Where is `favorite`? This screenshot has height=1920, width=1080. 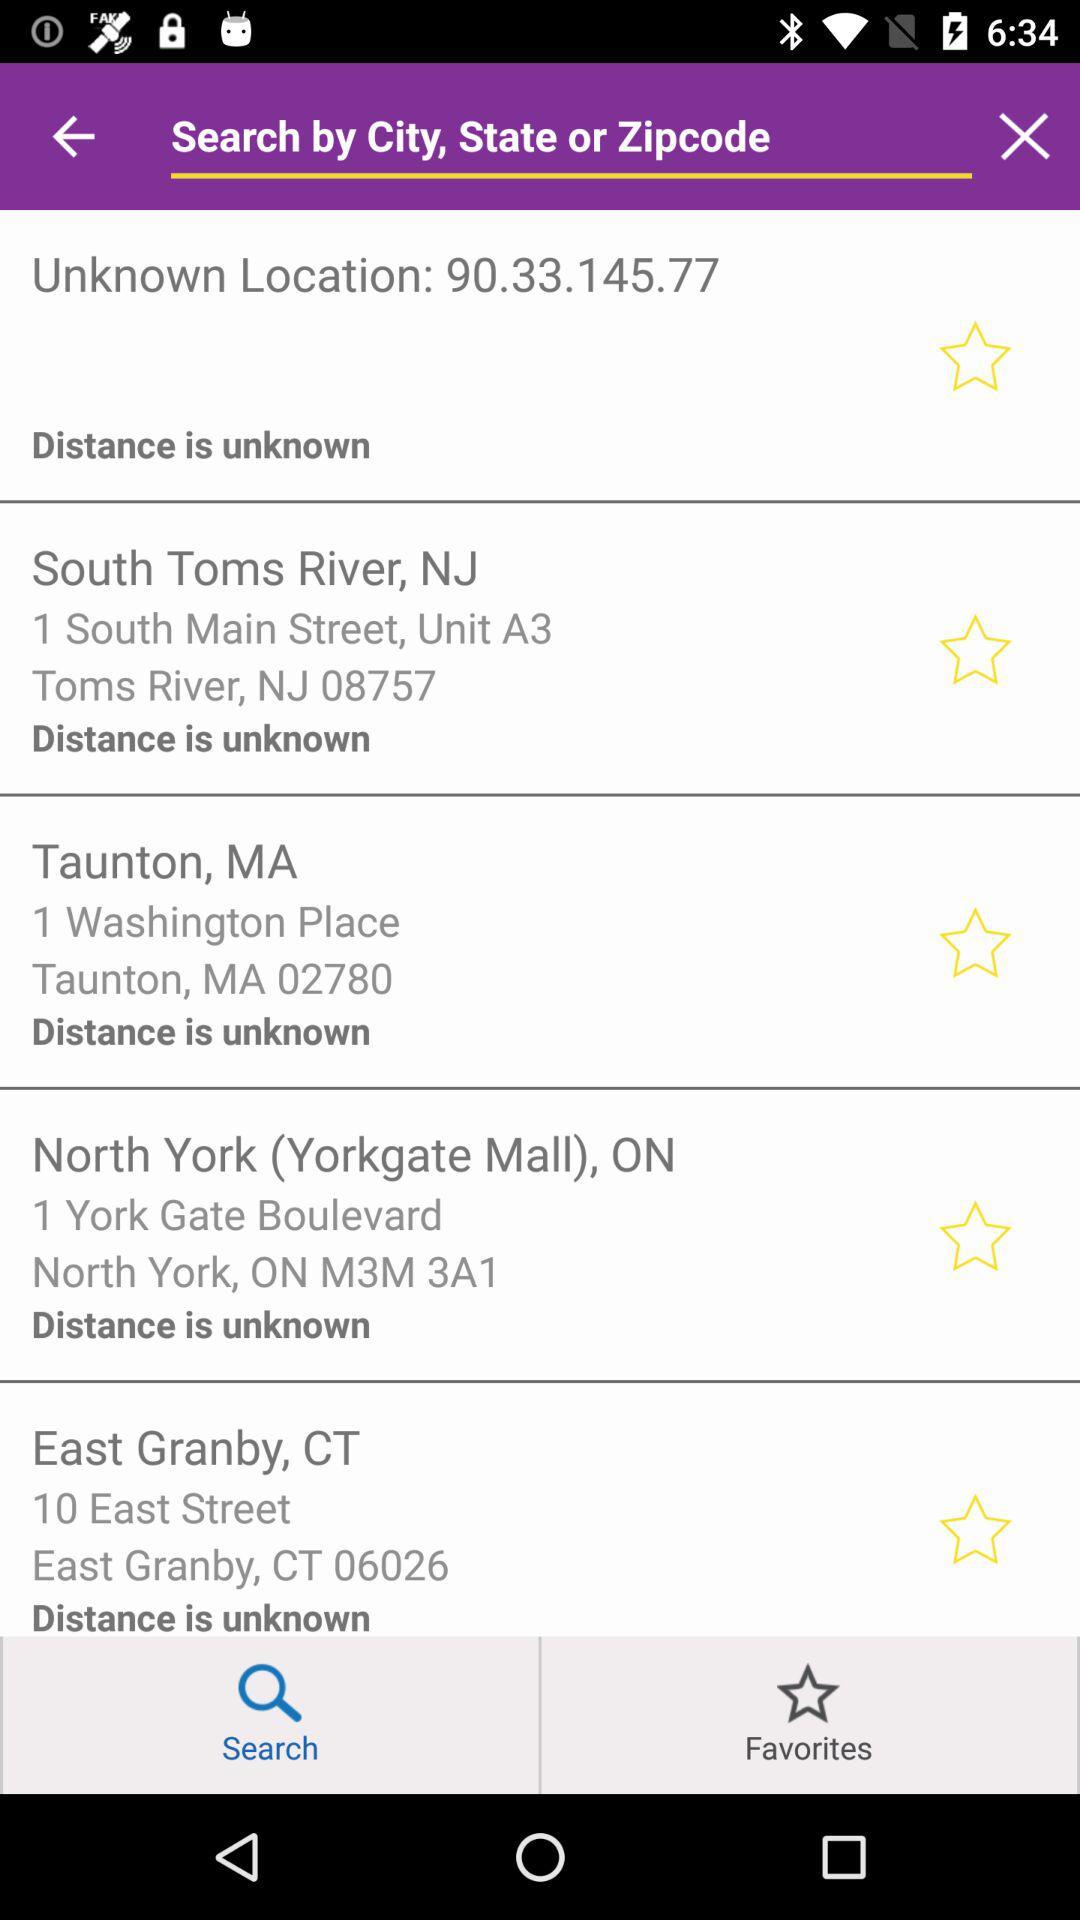
favorite is located at coordinates (973, 1527).